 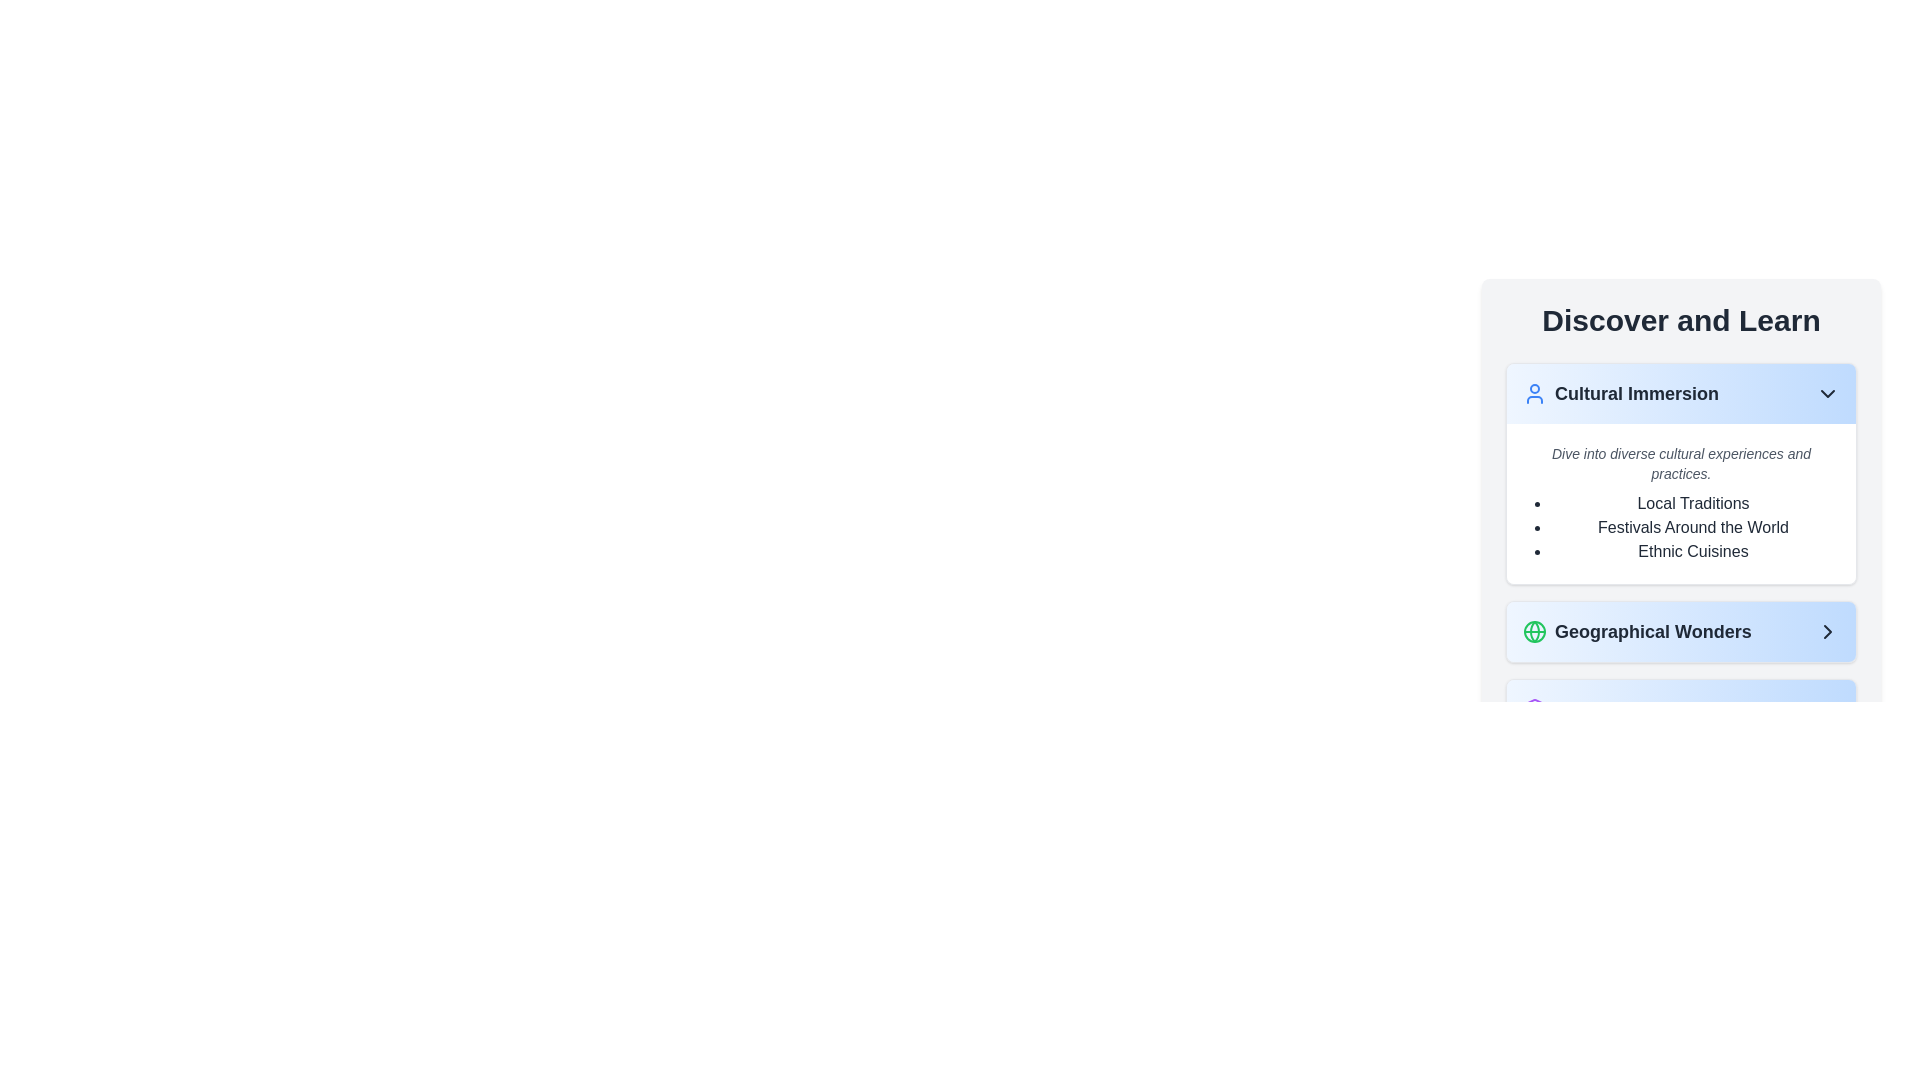 I want to click on the 'Local Traditions' label in the vertical bullet list under the 'Cultural Immersion' section, so click(x=1692, y=503).